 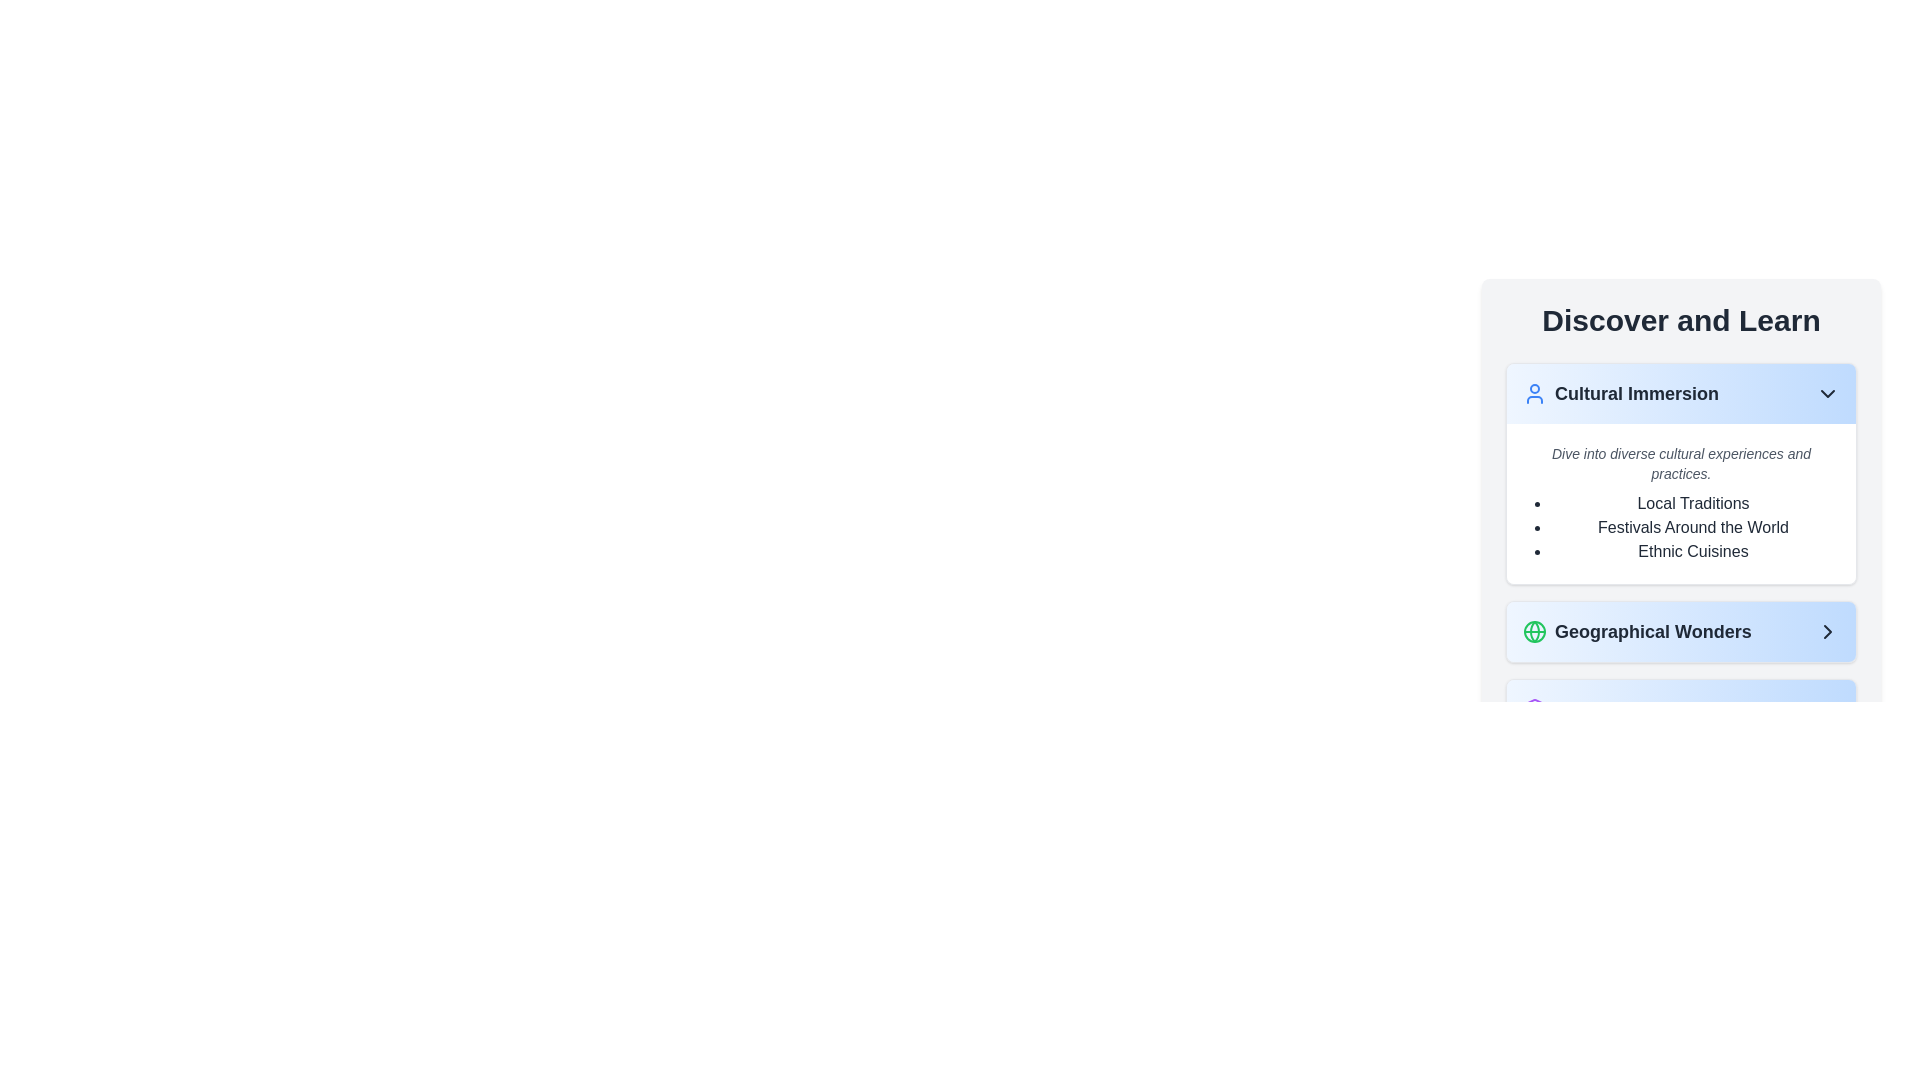 I want to click on the 'Local Traditions' label in the vertical bullet list under the 'Cultural Immersion' section, so click(x=1692, y=503).